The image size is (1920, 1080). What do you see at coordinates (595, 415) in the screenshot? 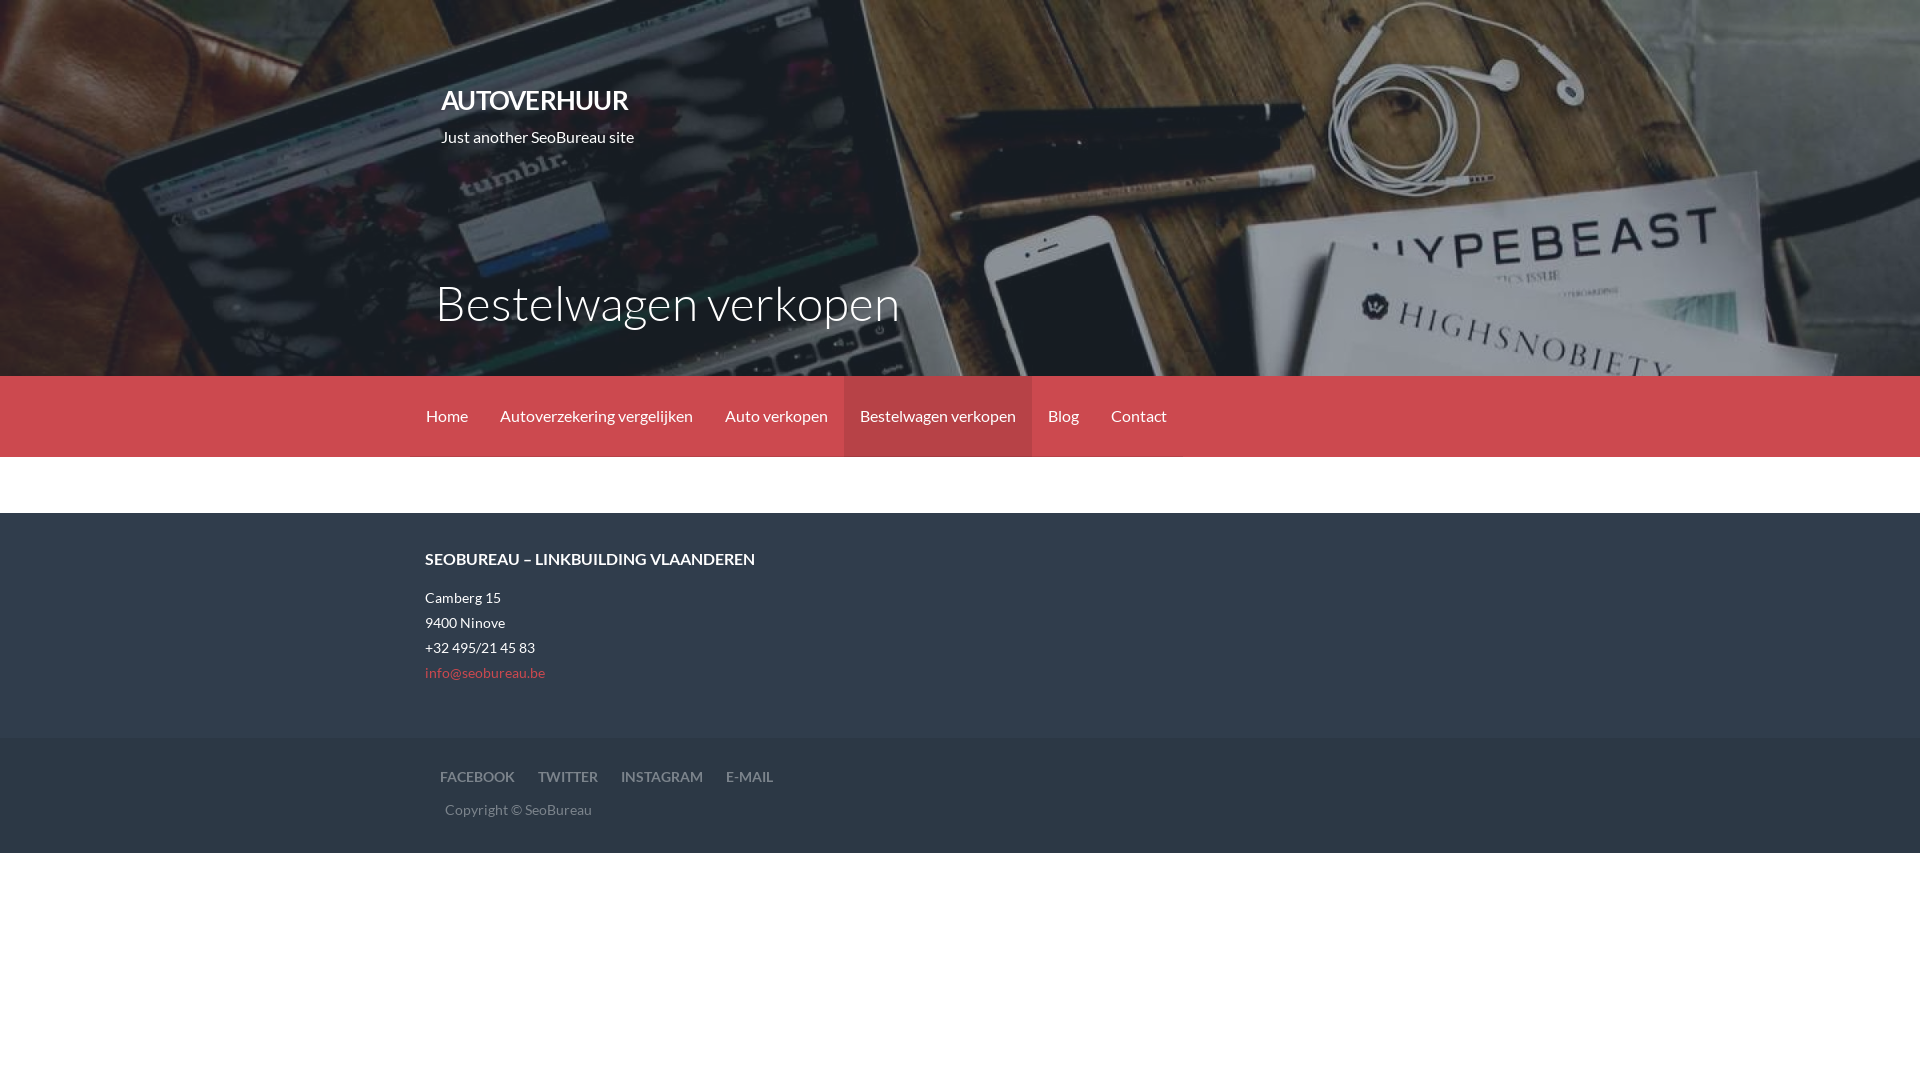
I see `'Autoverzekering vergelijken'` at bounding box center [595, 415].